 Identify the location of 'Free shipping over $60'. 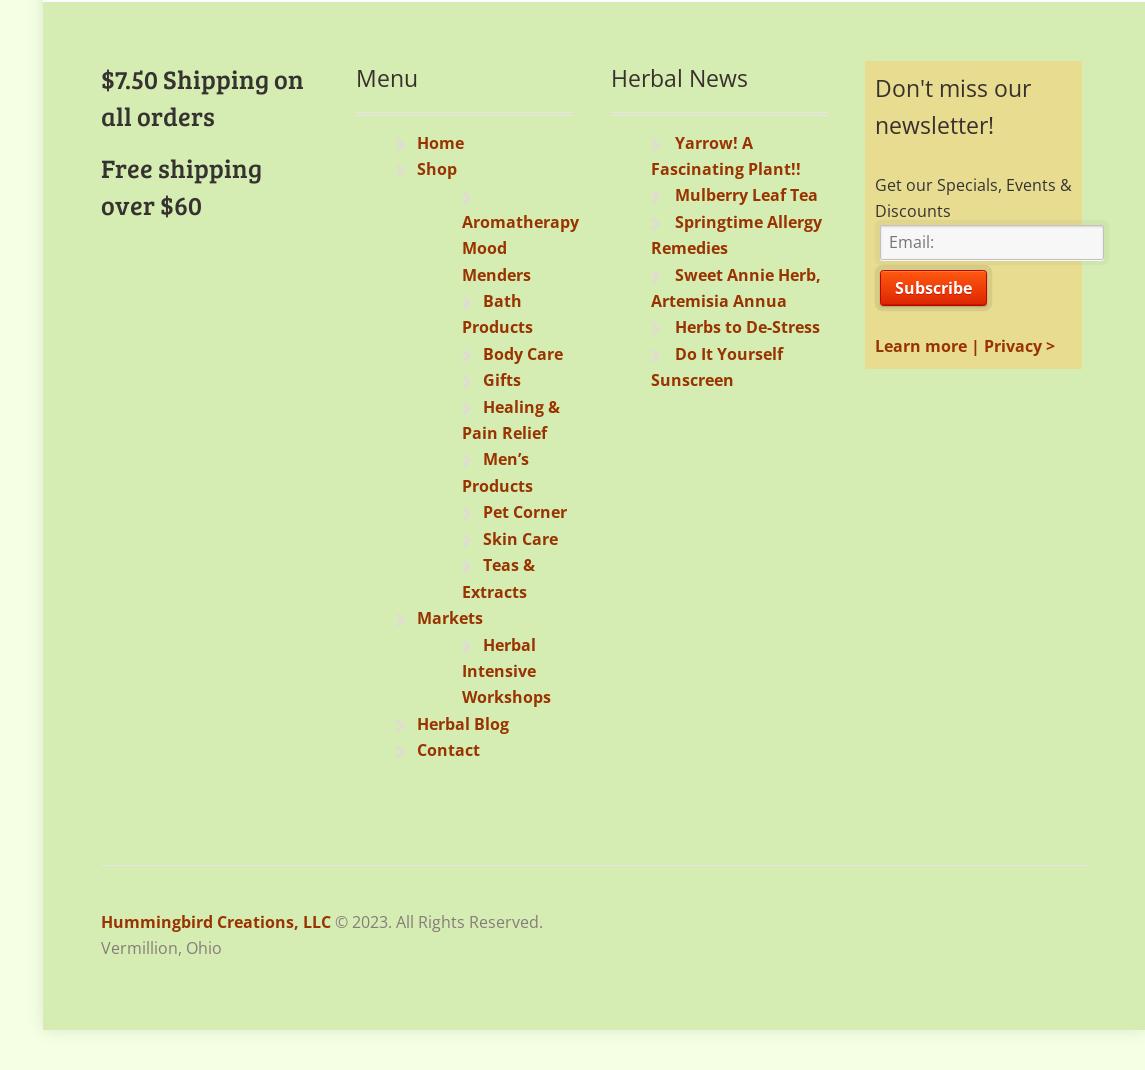
(181, 184).